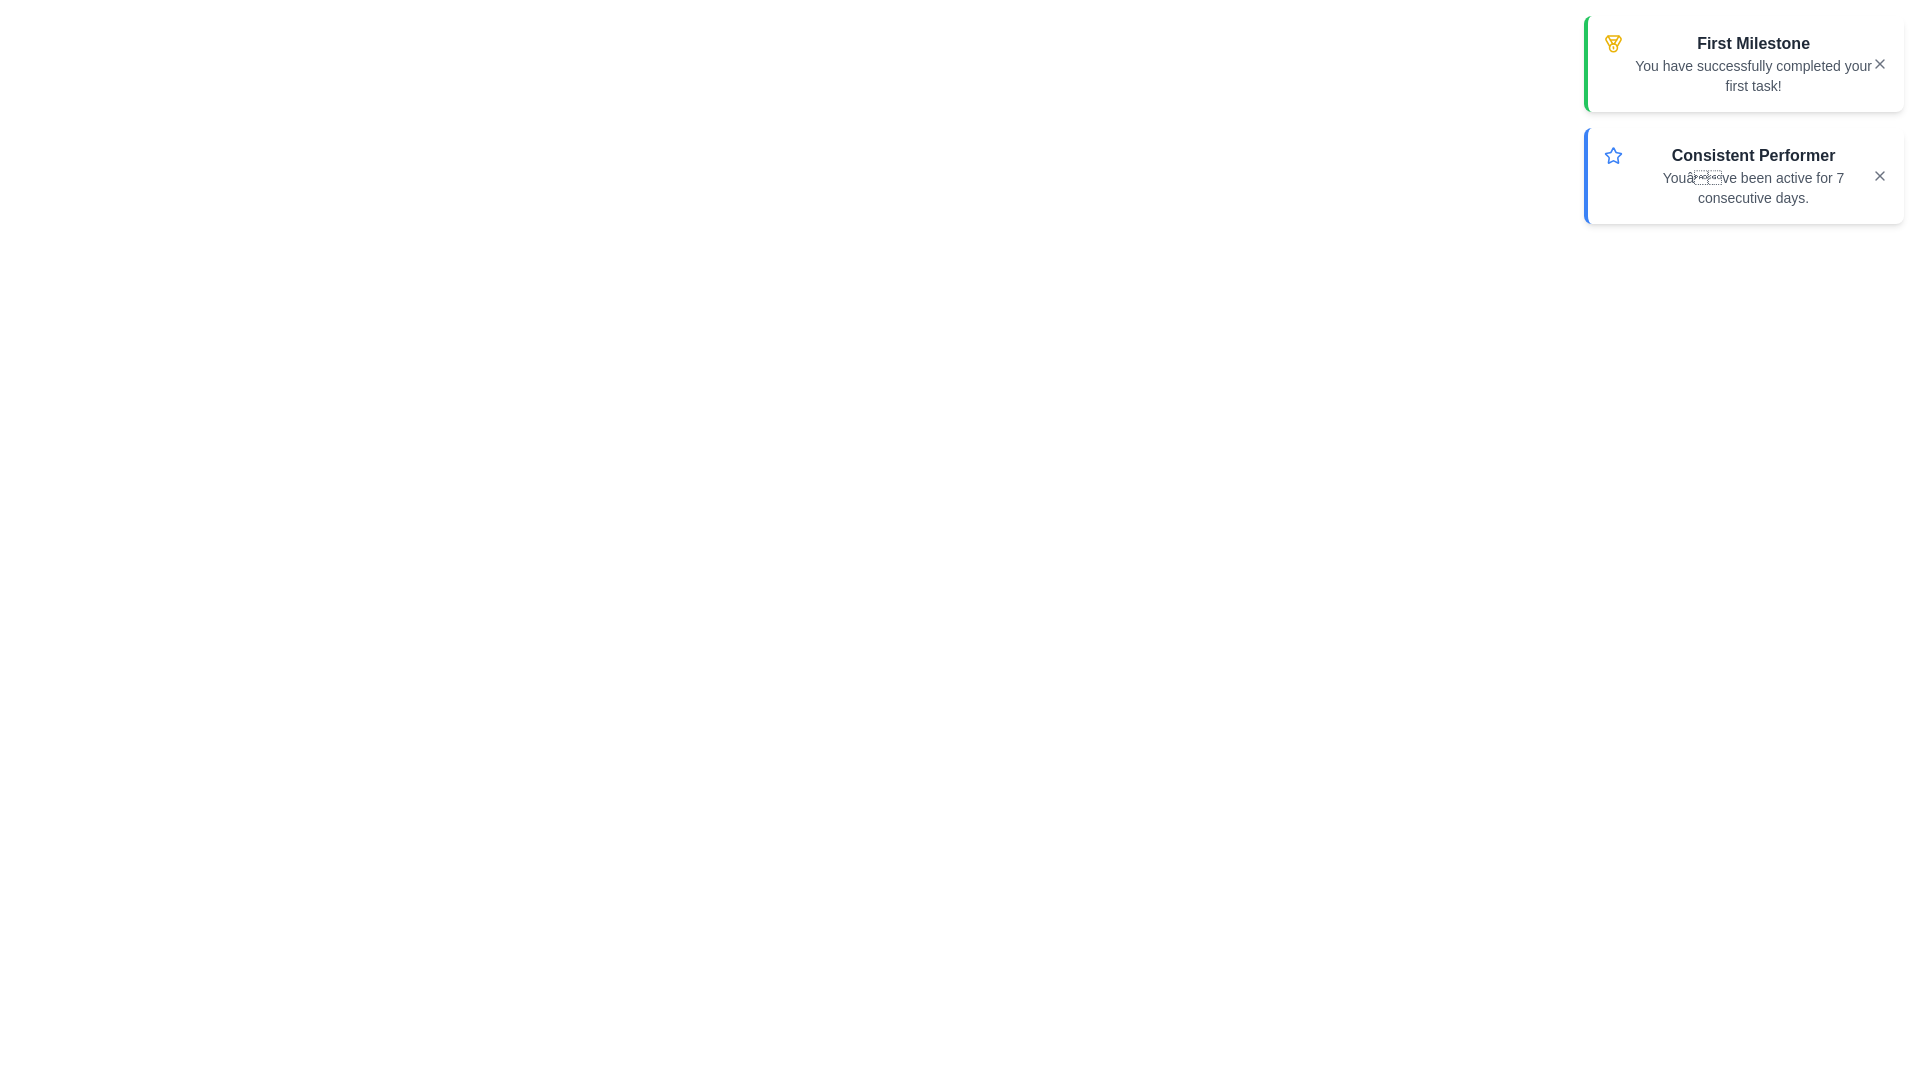 The height and width of the screenshot is (1080, 1920). What do you see at coordinates (1612, 154) in the screenshot?
I see `the icon for the achievement titled Consistent Performer` at bounding box center [1612, 154].